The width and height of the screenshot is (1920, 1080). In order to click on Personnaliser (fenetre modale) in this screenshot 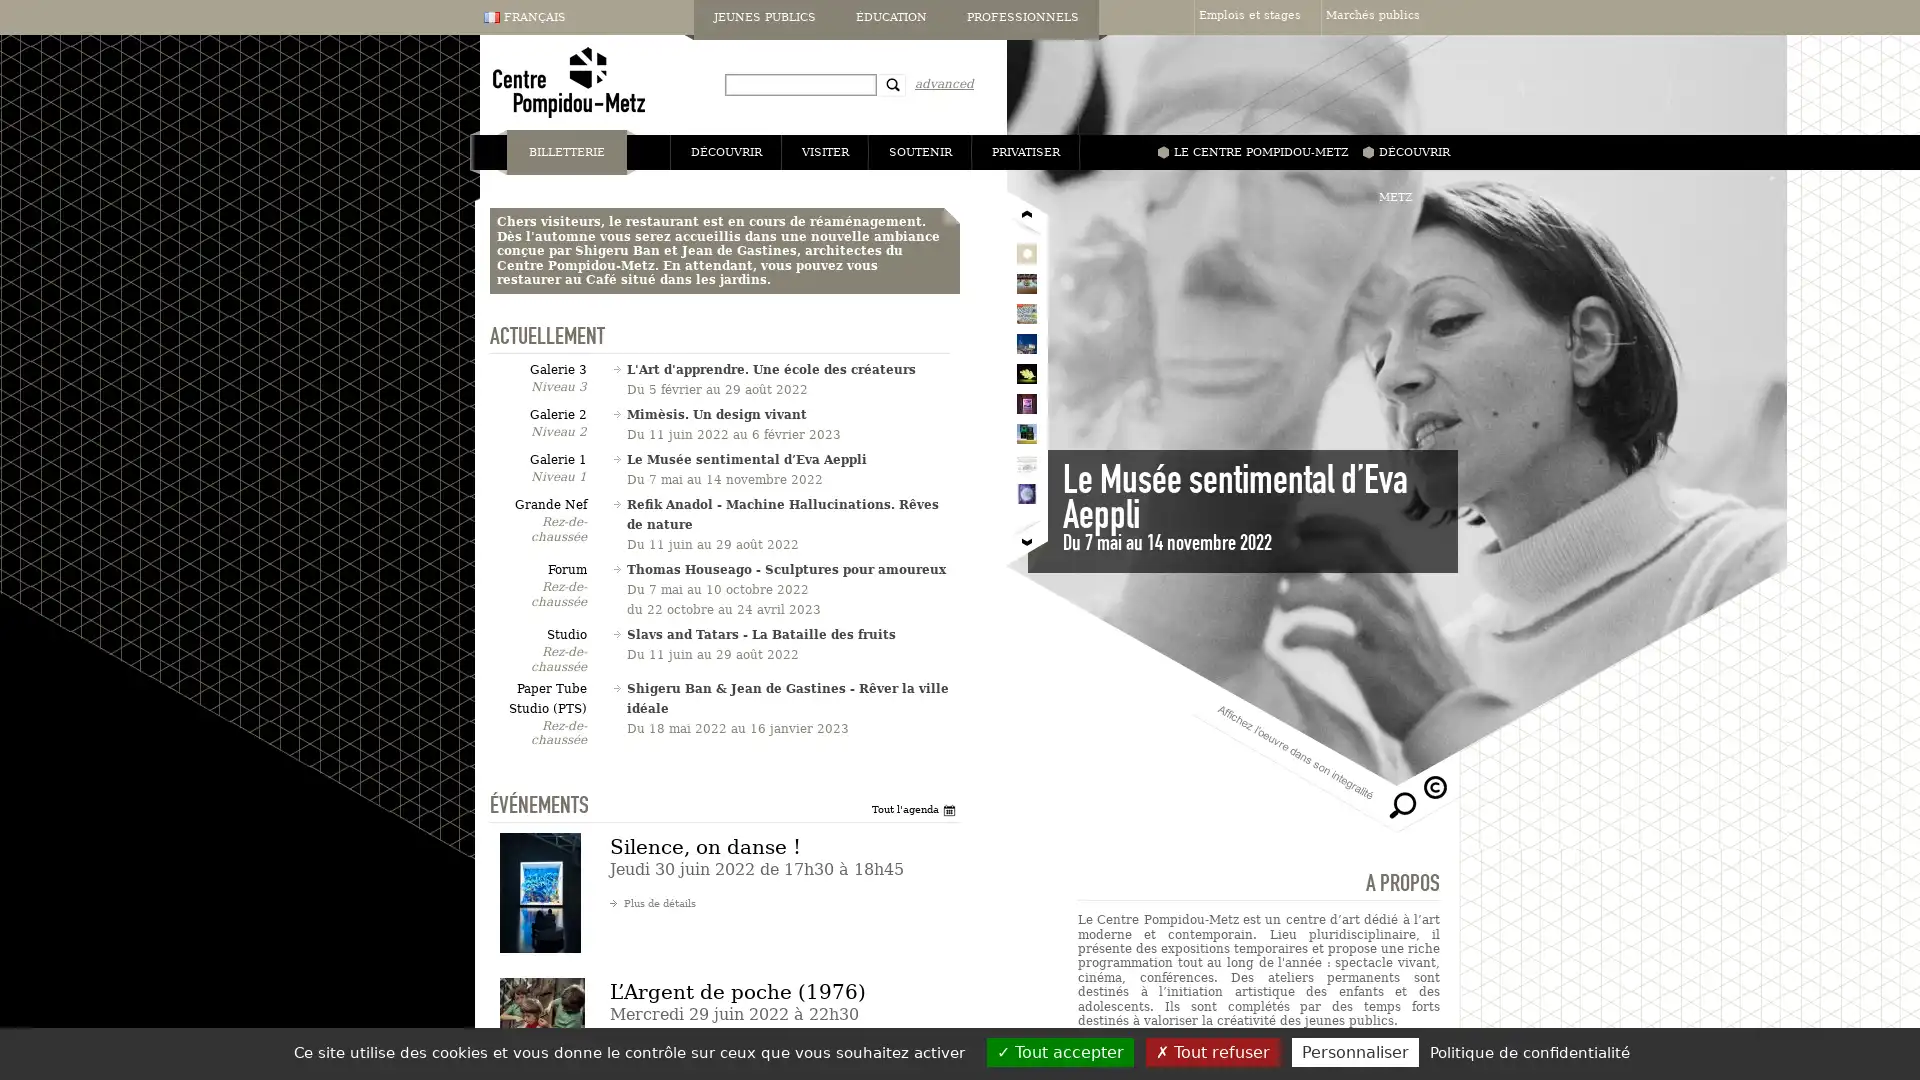, I will do `click(1355, 1051)`.